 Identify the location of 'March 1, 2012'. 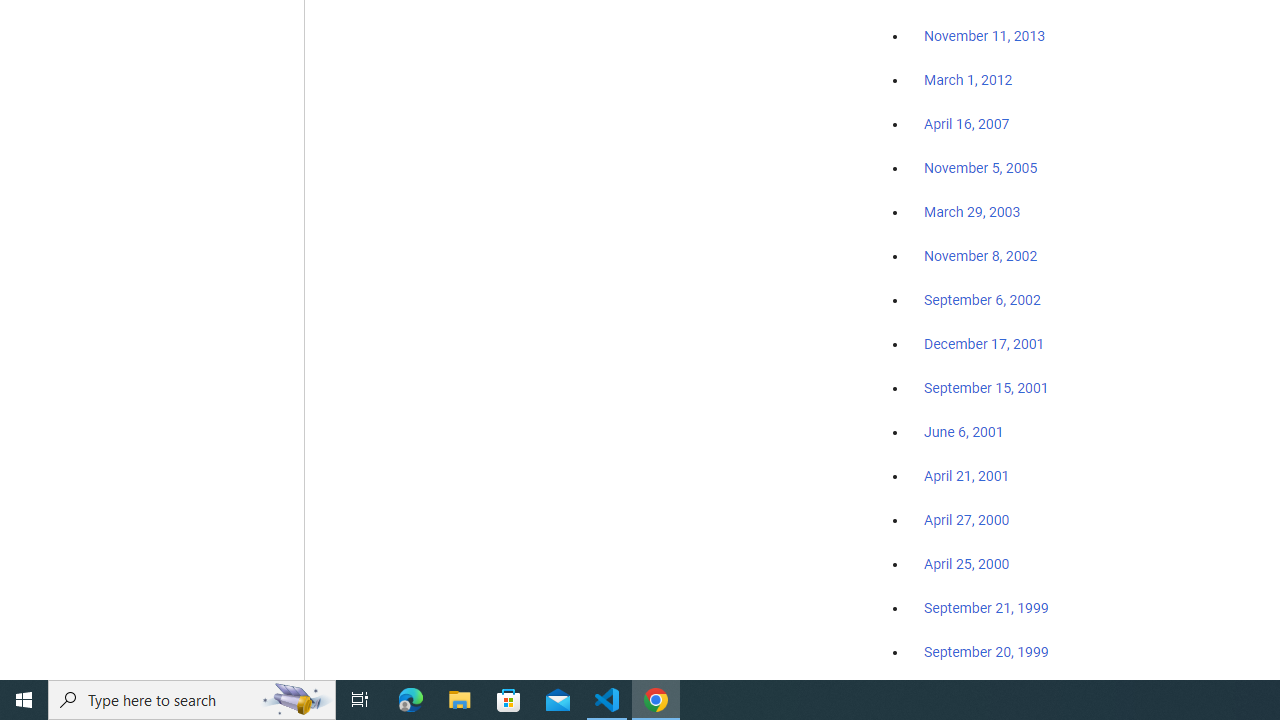
(968, 80).